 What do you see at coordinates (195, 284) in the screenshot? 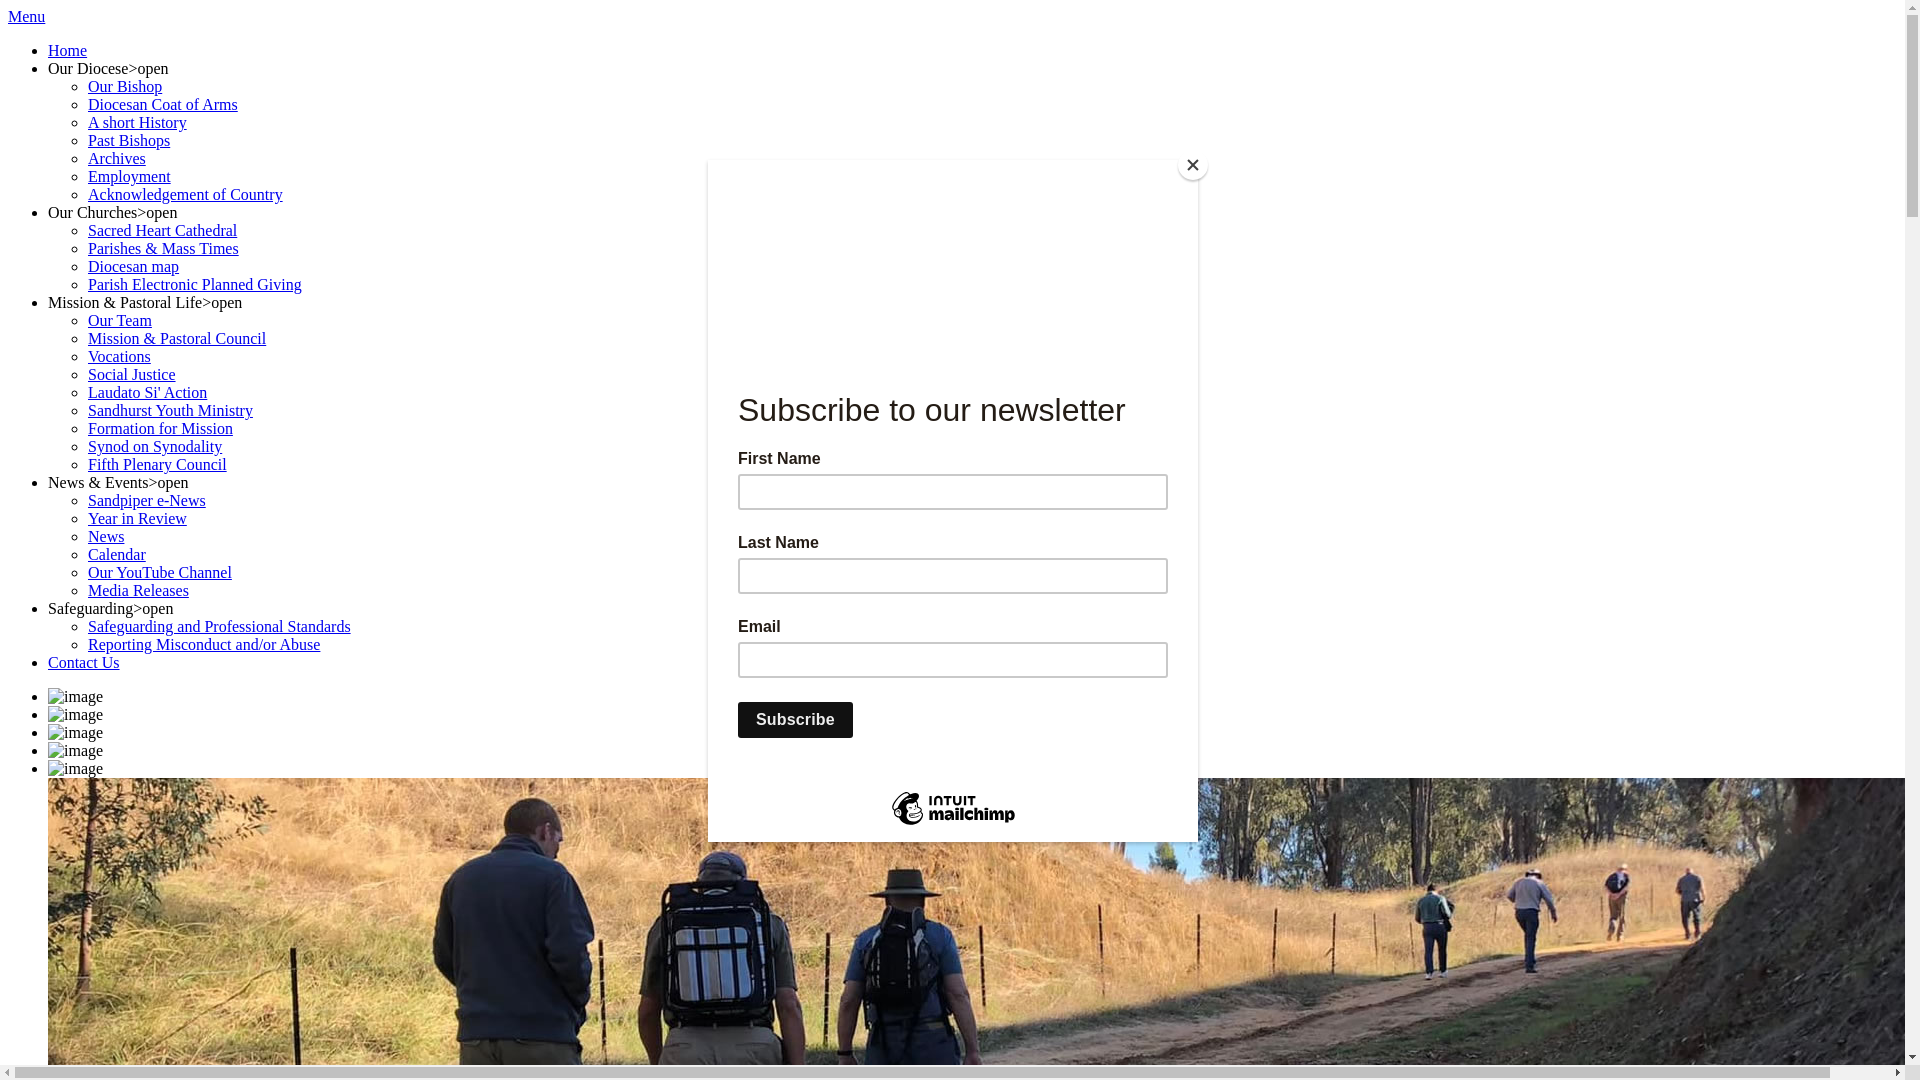
I see `'Parish Electronic Planned Giving'` at bounding box center [195, 284].